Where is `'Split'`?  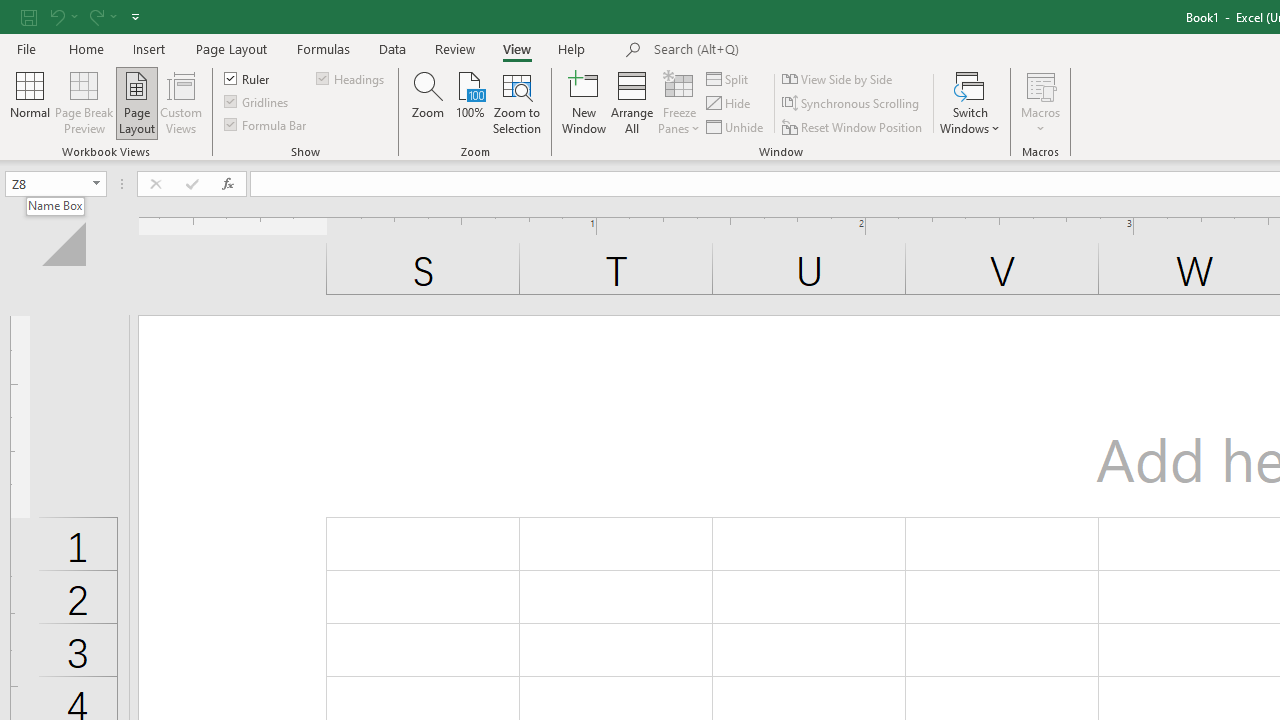 'Split' is located at coordinates (727, 78).